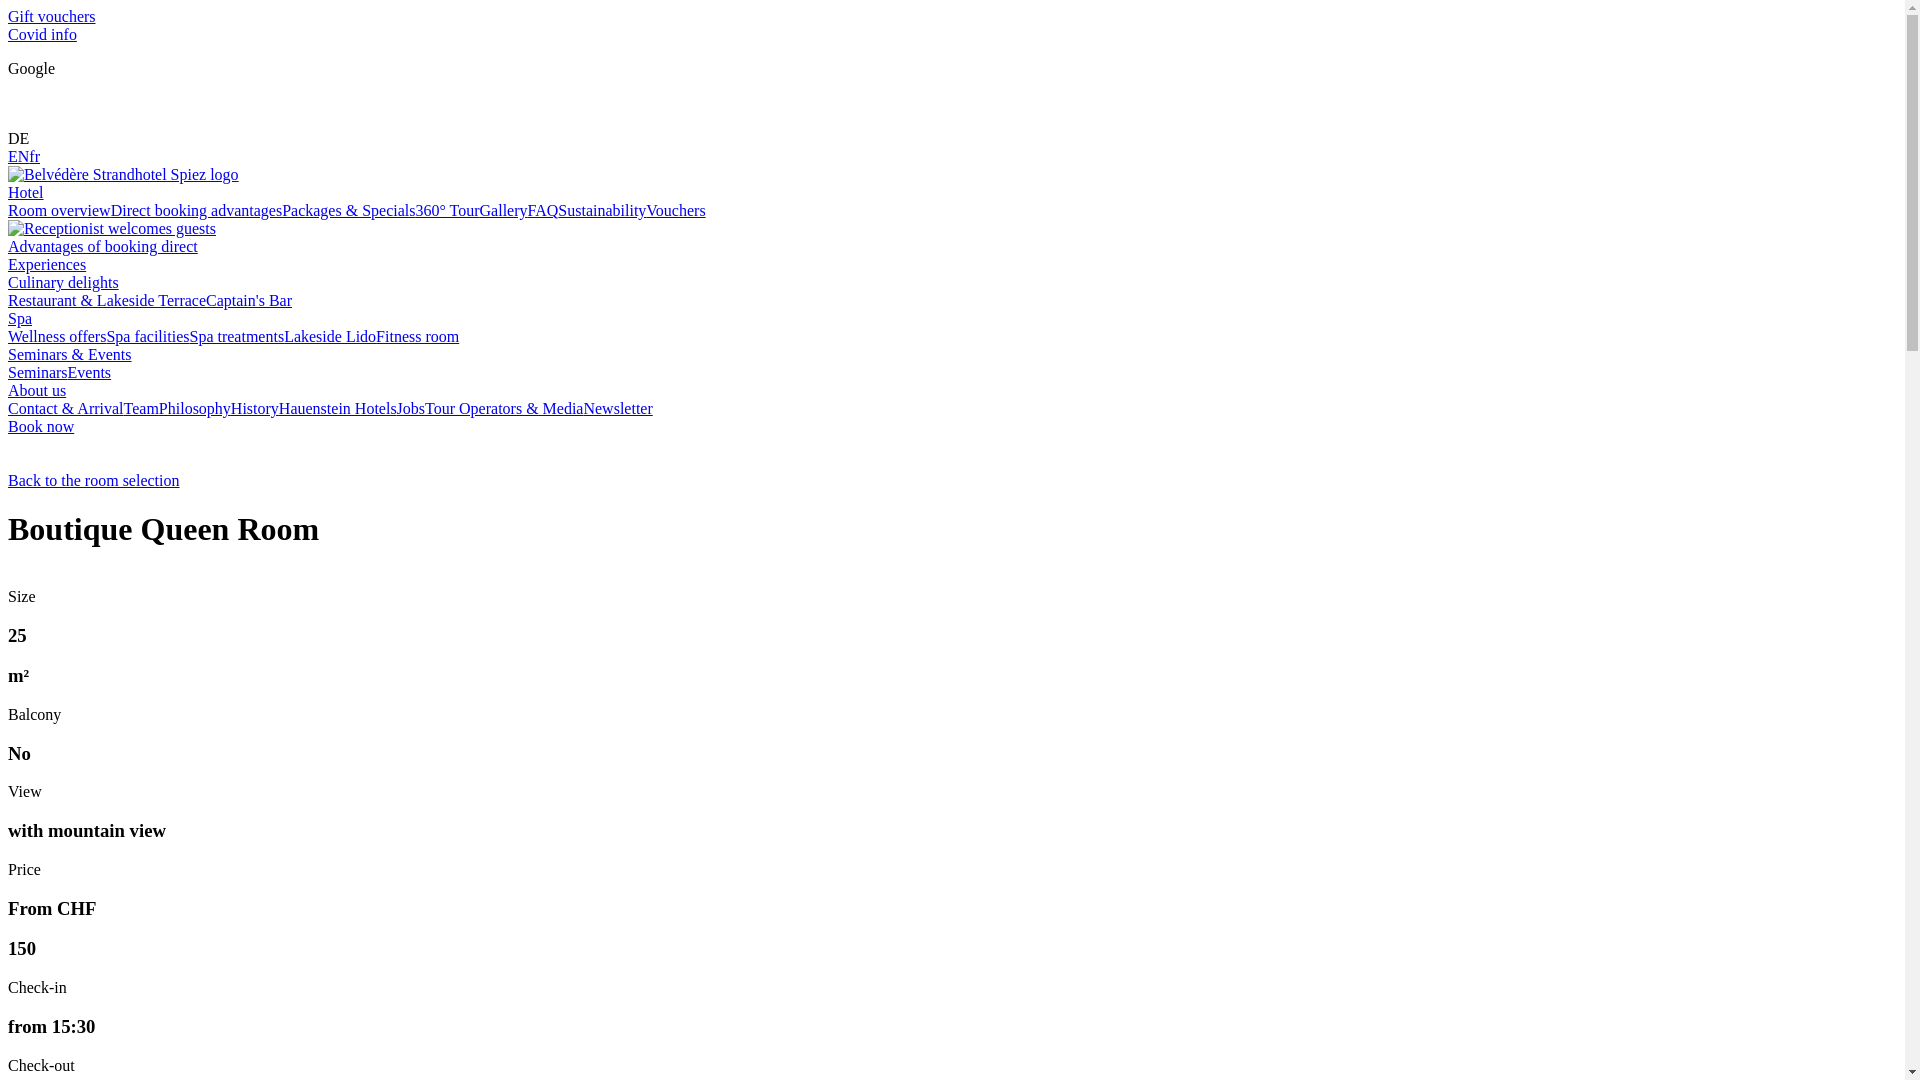 The image size is (1920, 1080). Describe the element at coordinates (8, 372) in the screenshot. I see `'Seminars'` at that location.